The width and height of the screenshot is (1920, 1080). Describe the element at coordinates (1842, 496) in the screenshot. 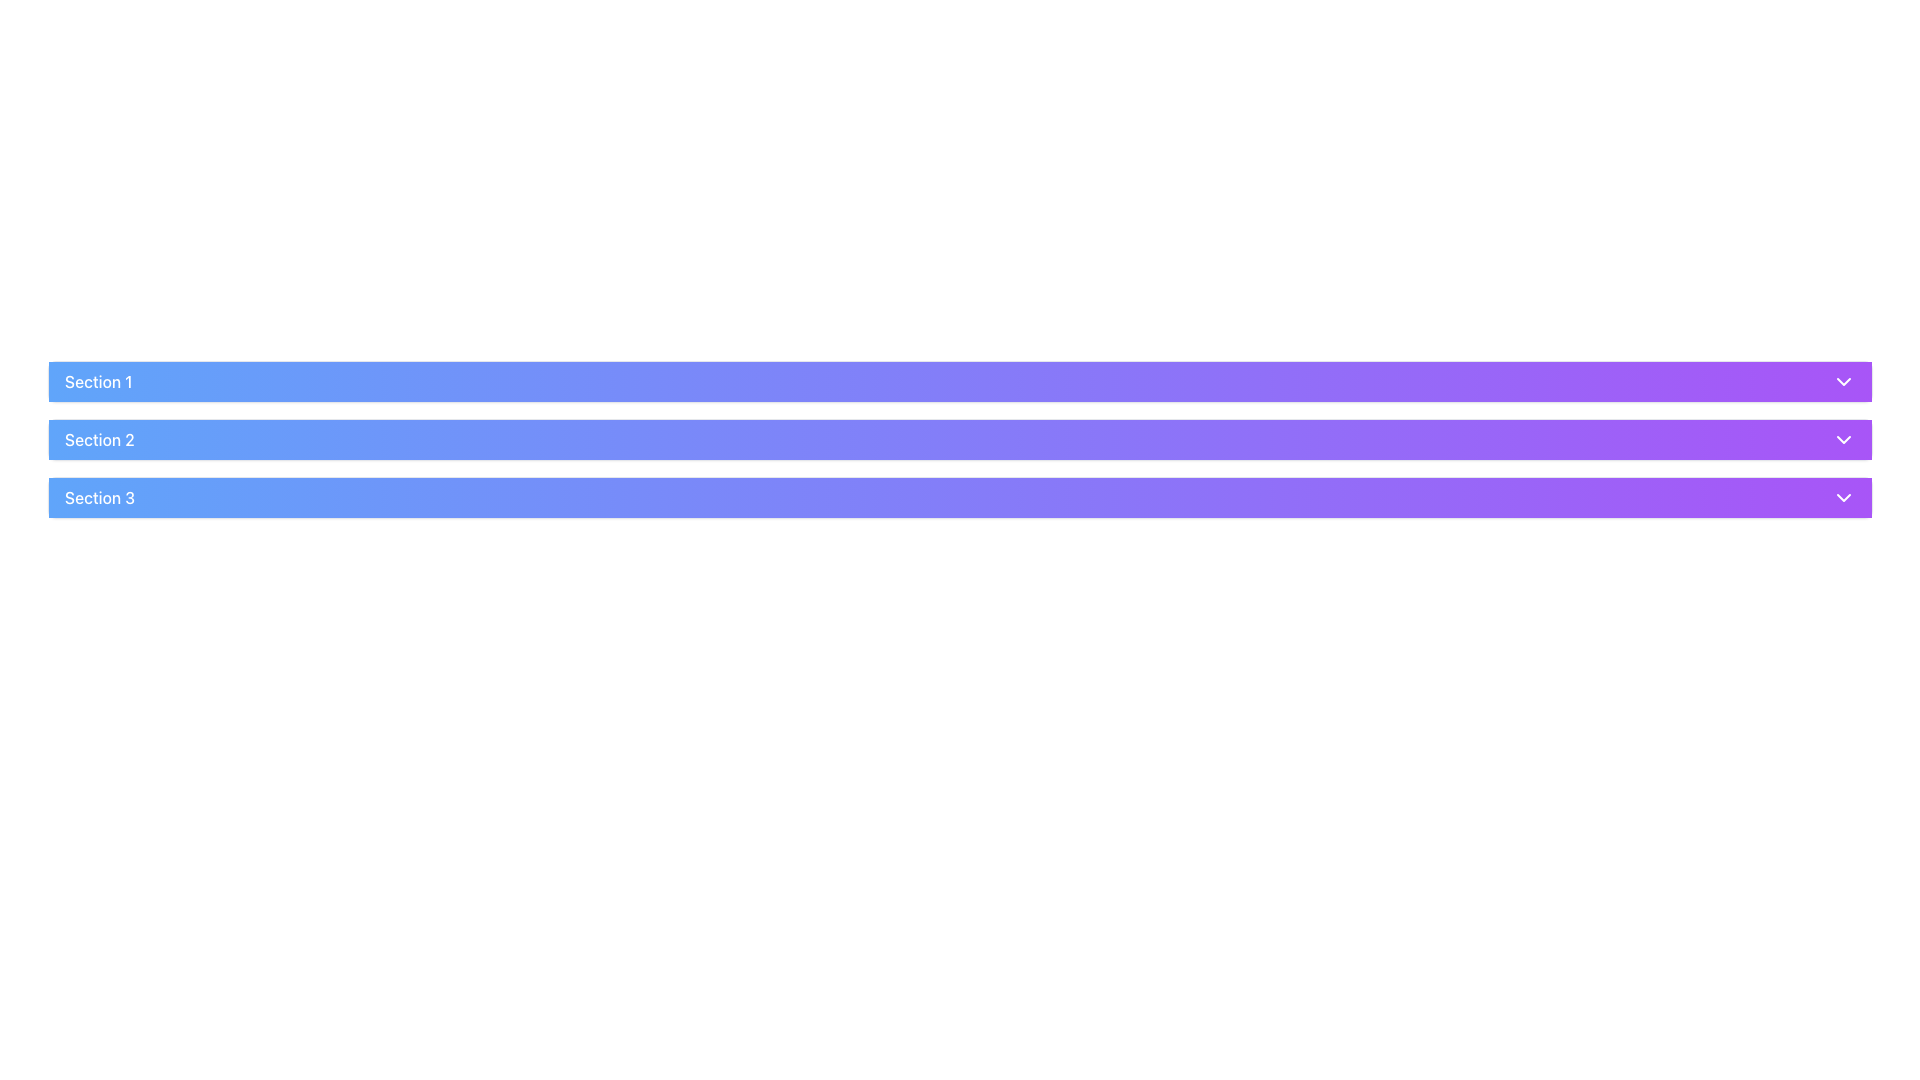

I see `the downward chevron arrow icon, which is white on a purple gradient background, located at the far right edge of the Section 3 bar` at that location.